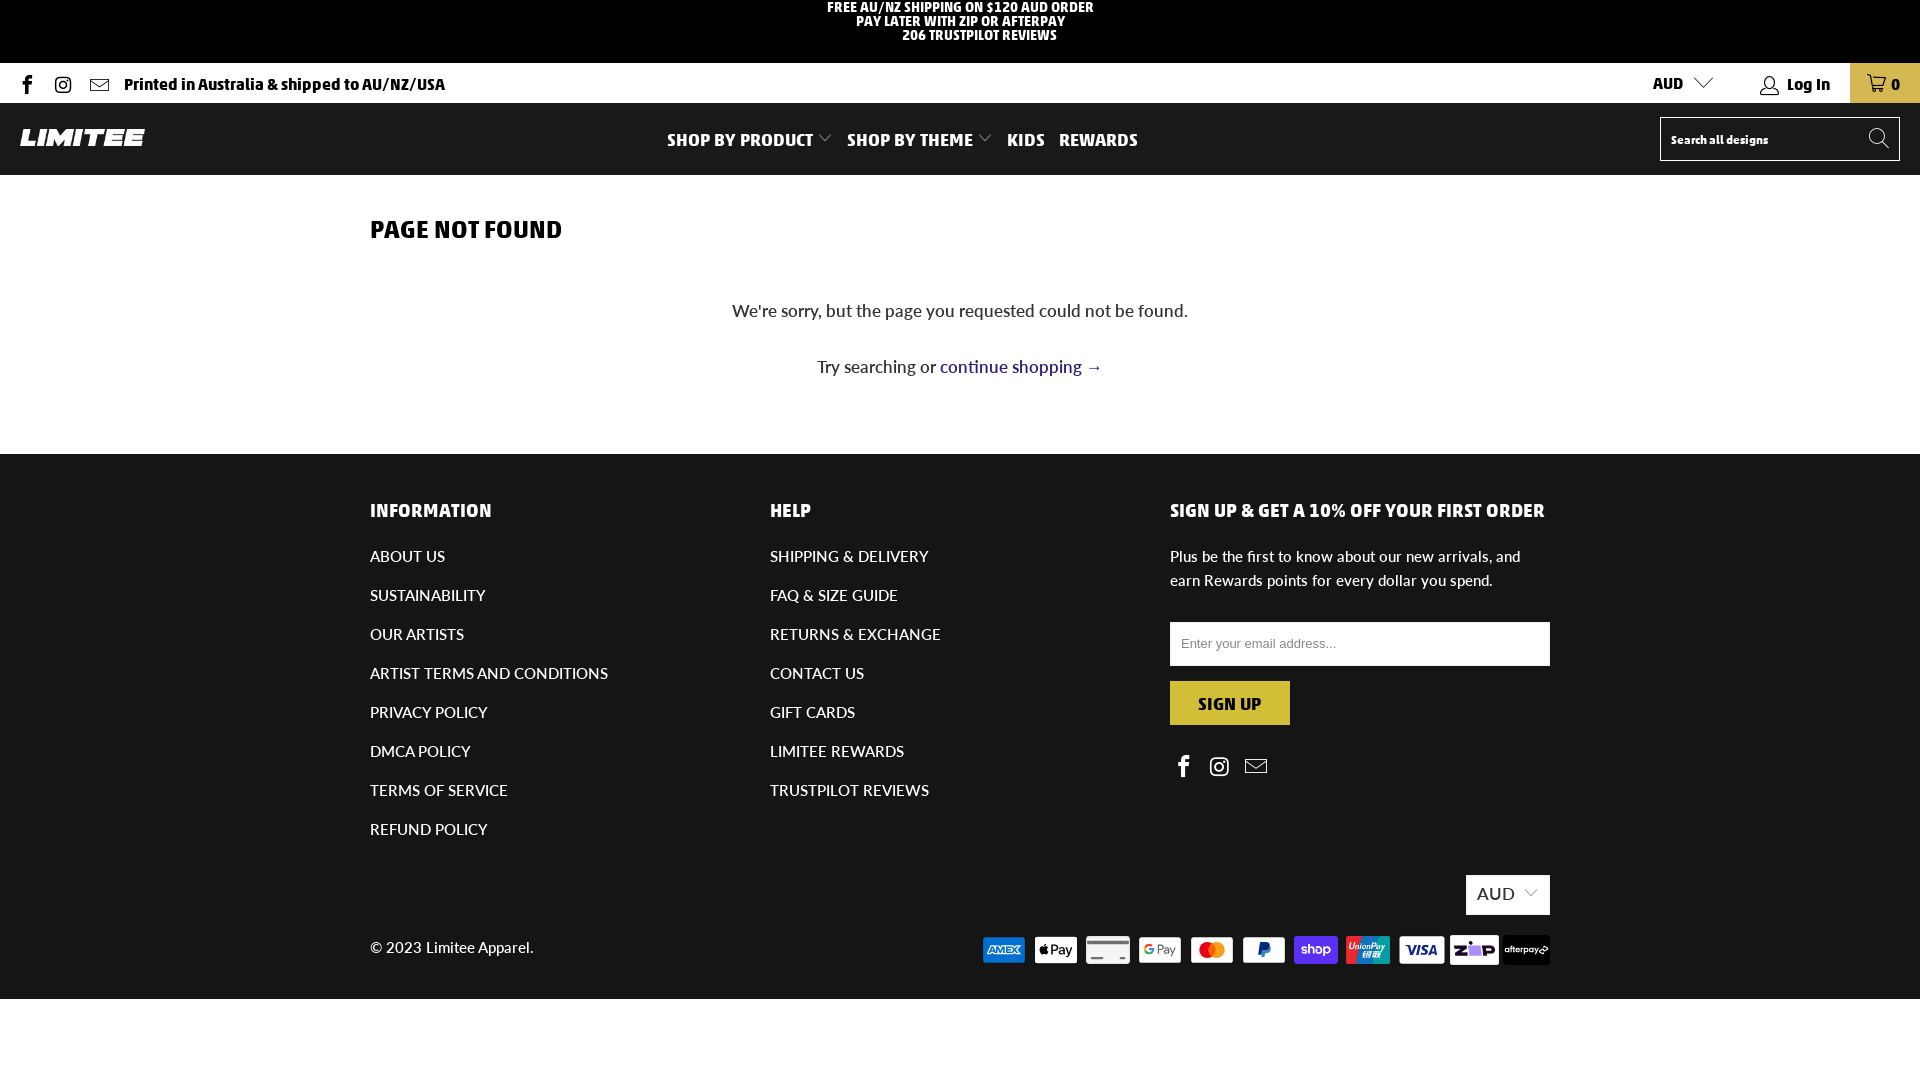 The width and height of the screenshot is (1920, 1080). What do you see at coordinates (96, 81) in the screenshot?
I see `'Email Limitee Apparel'` at bounding box center [96, 81].